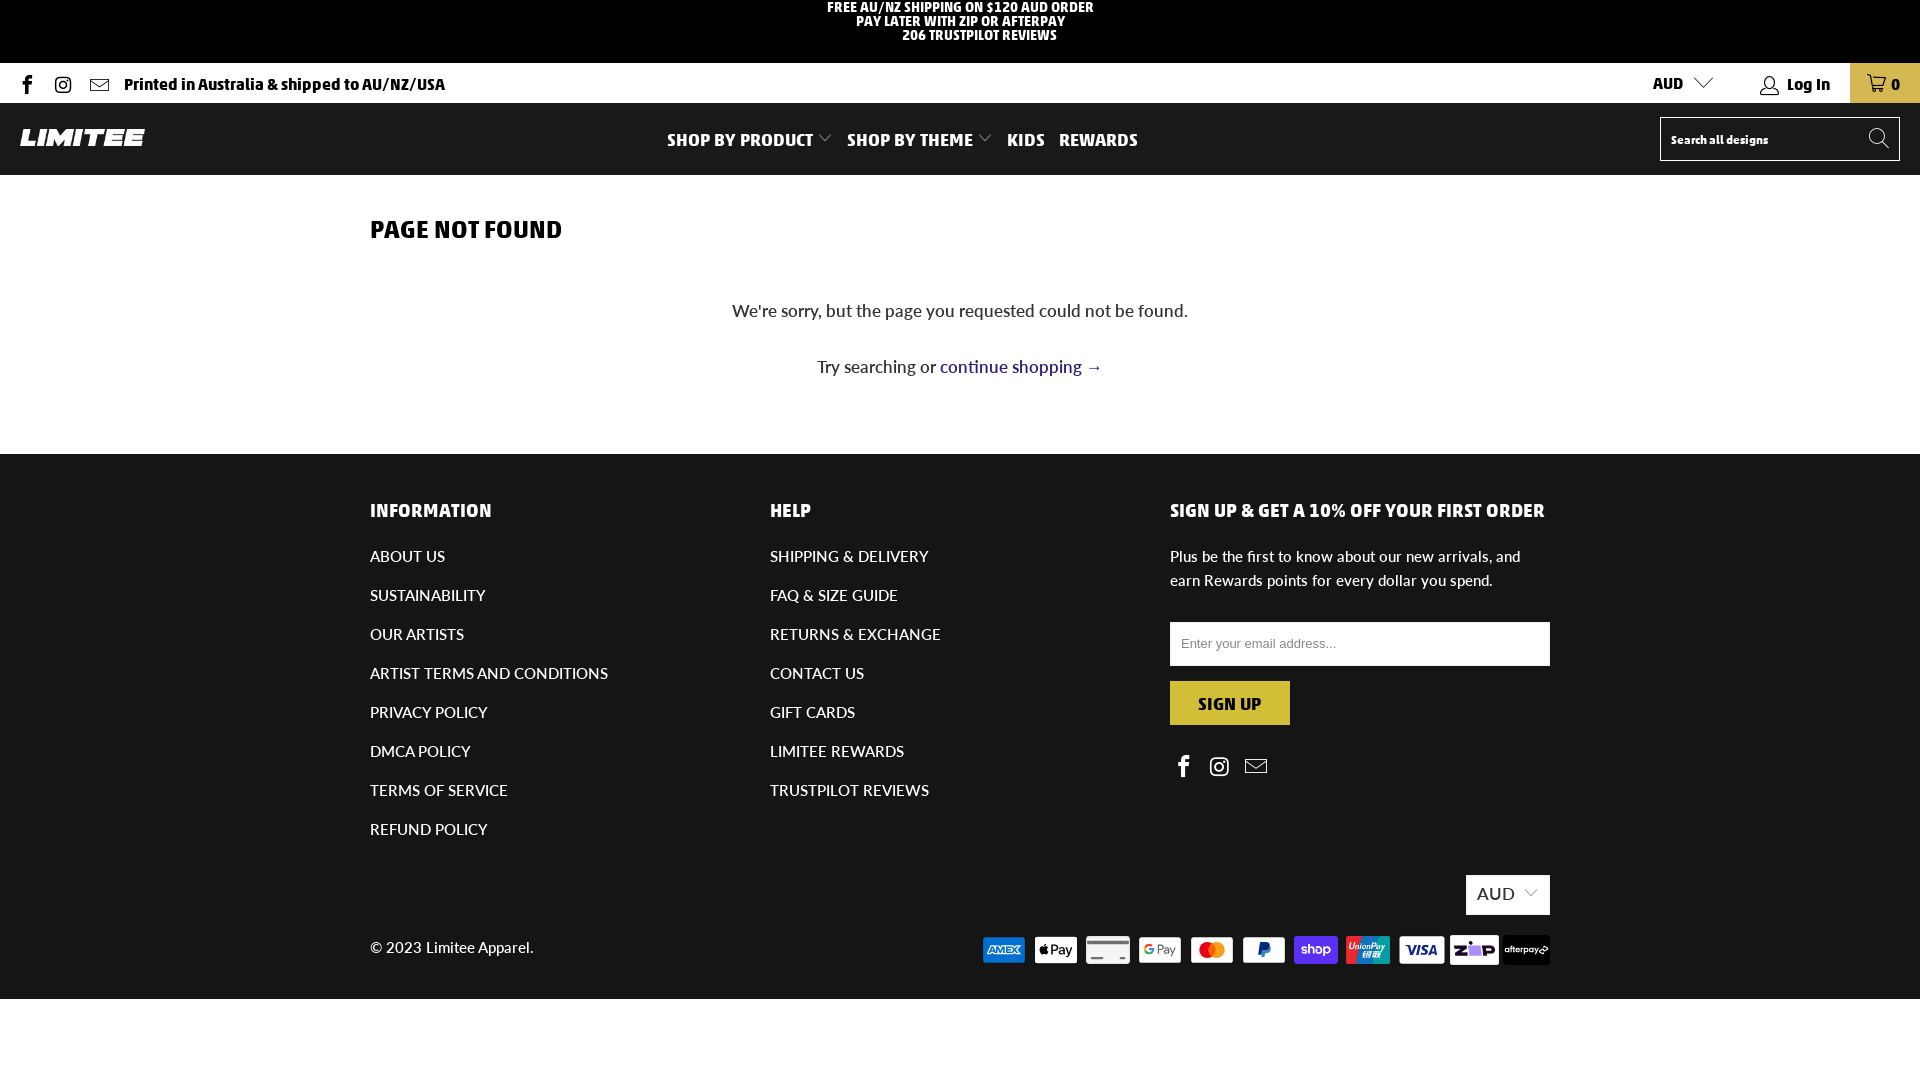 The width and height of the screenshot is (1920, 1080). What do you see at coordinates (96, 81) in the screenshot?
I see `'Email Limitee Apparel'` at bounding box center [96, 81].